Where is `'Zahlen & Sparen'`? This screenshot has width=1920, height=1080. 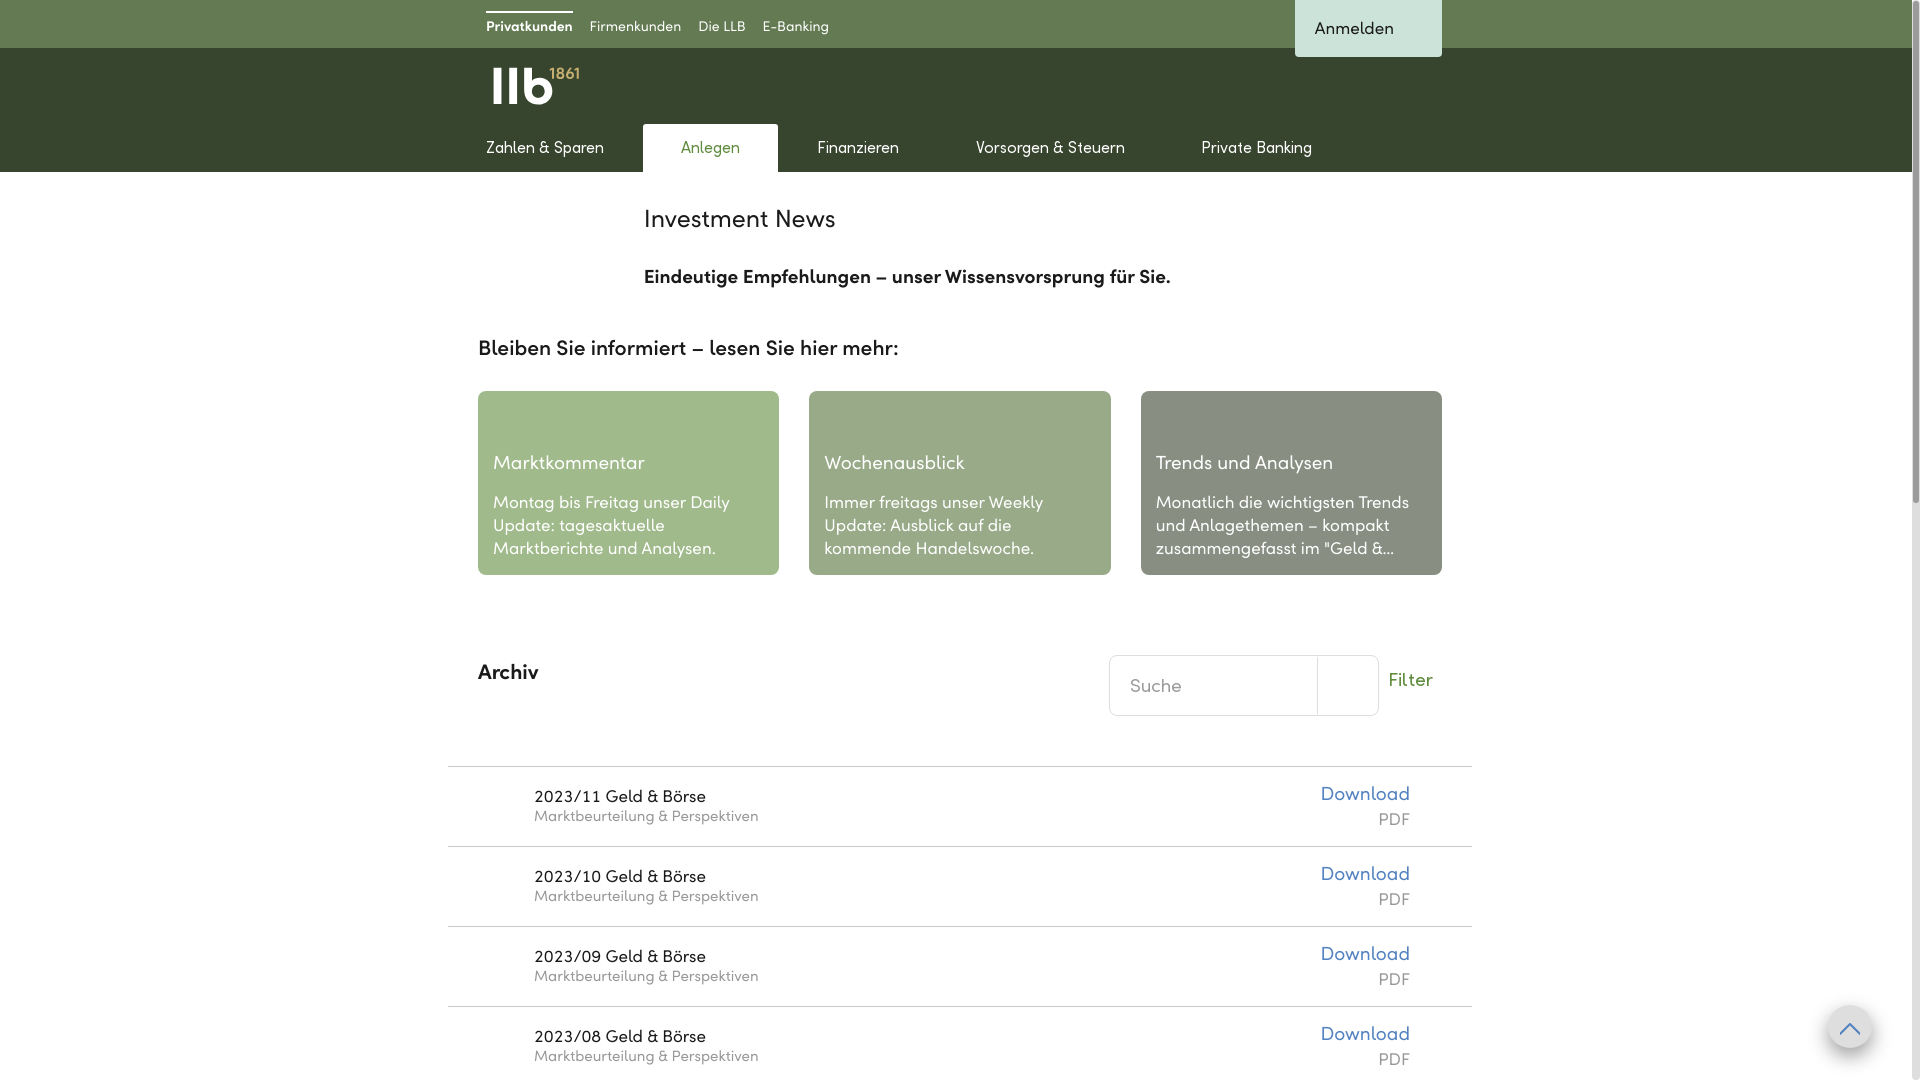
'Zahlen & Sparen' is located at coordinates (545, 146).